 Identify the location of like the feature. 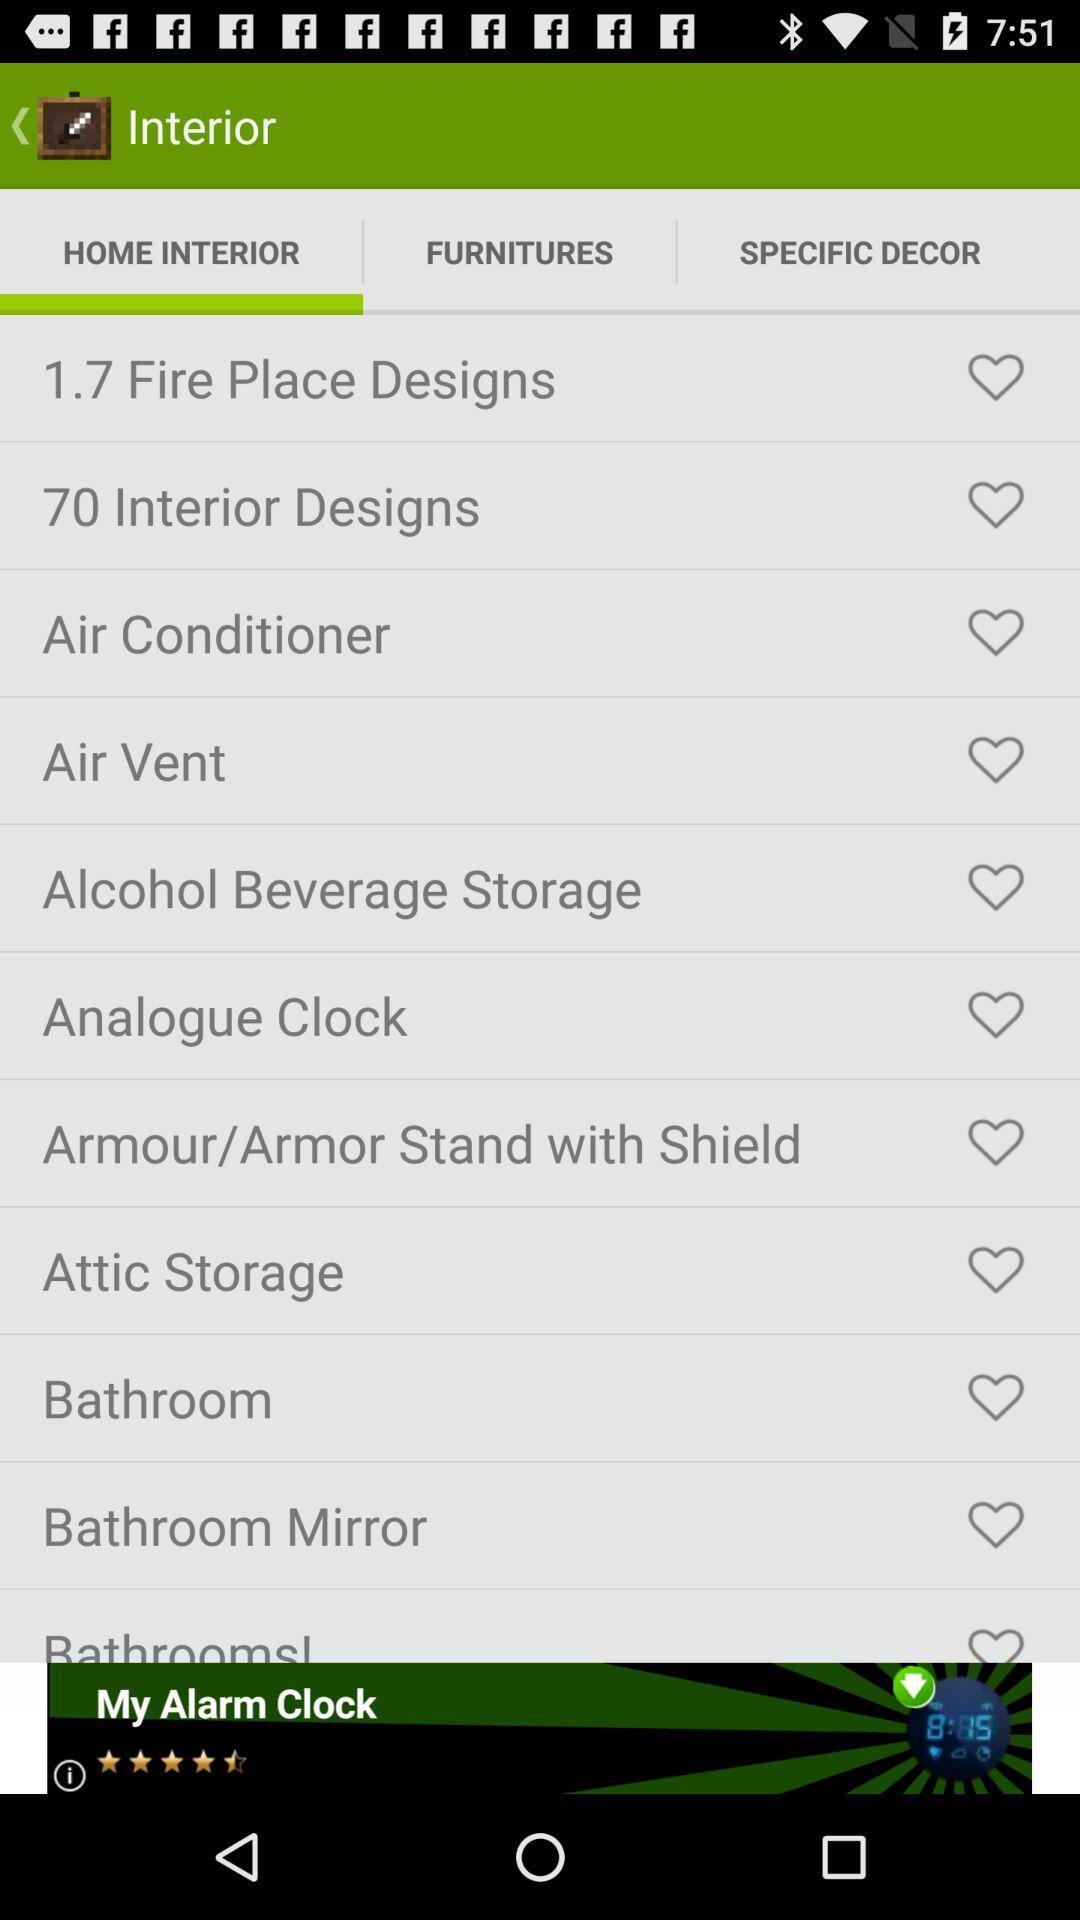
(995, 759).